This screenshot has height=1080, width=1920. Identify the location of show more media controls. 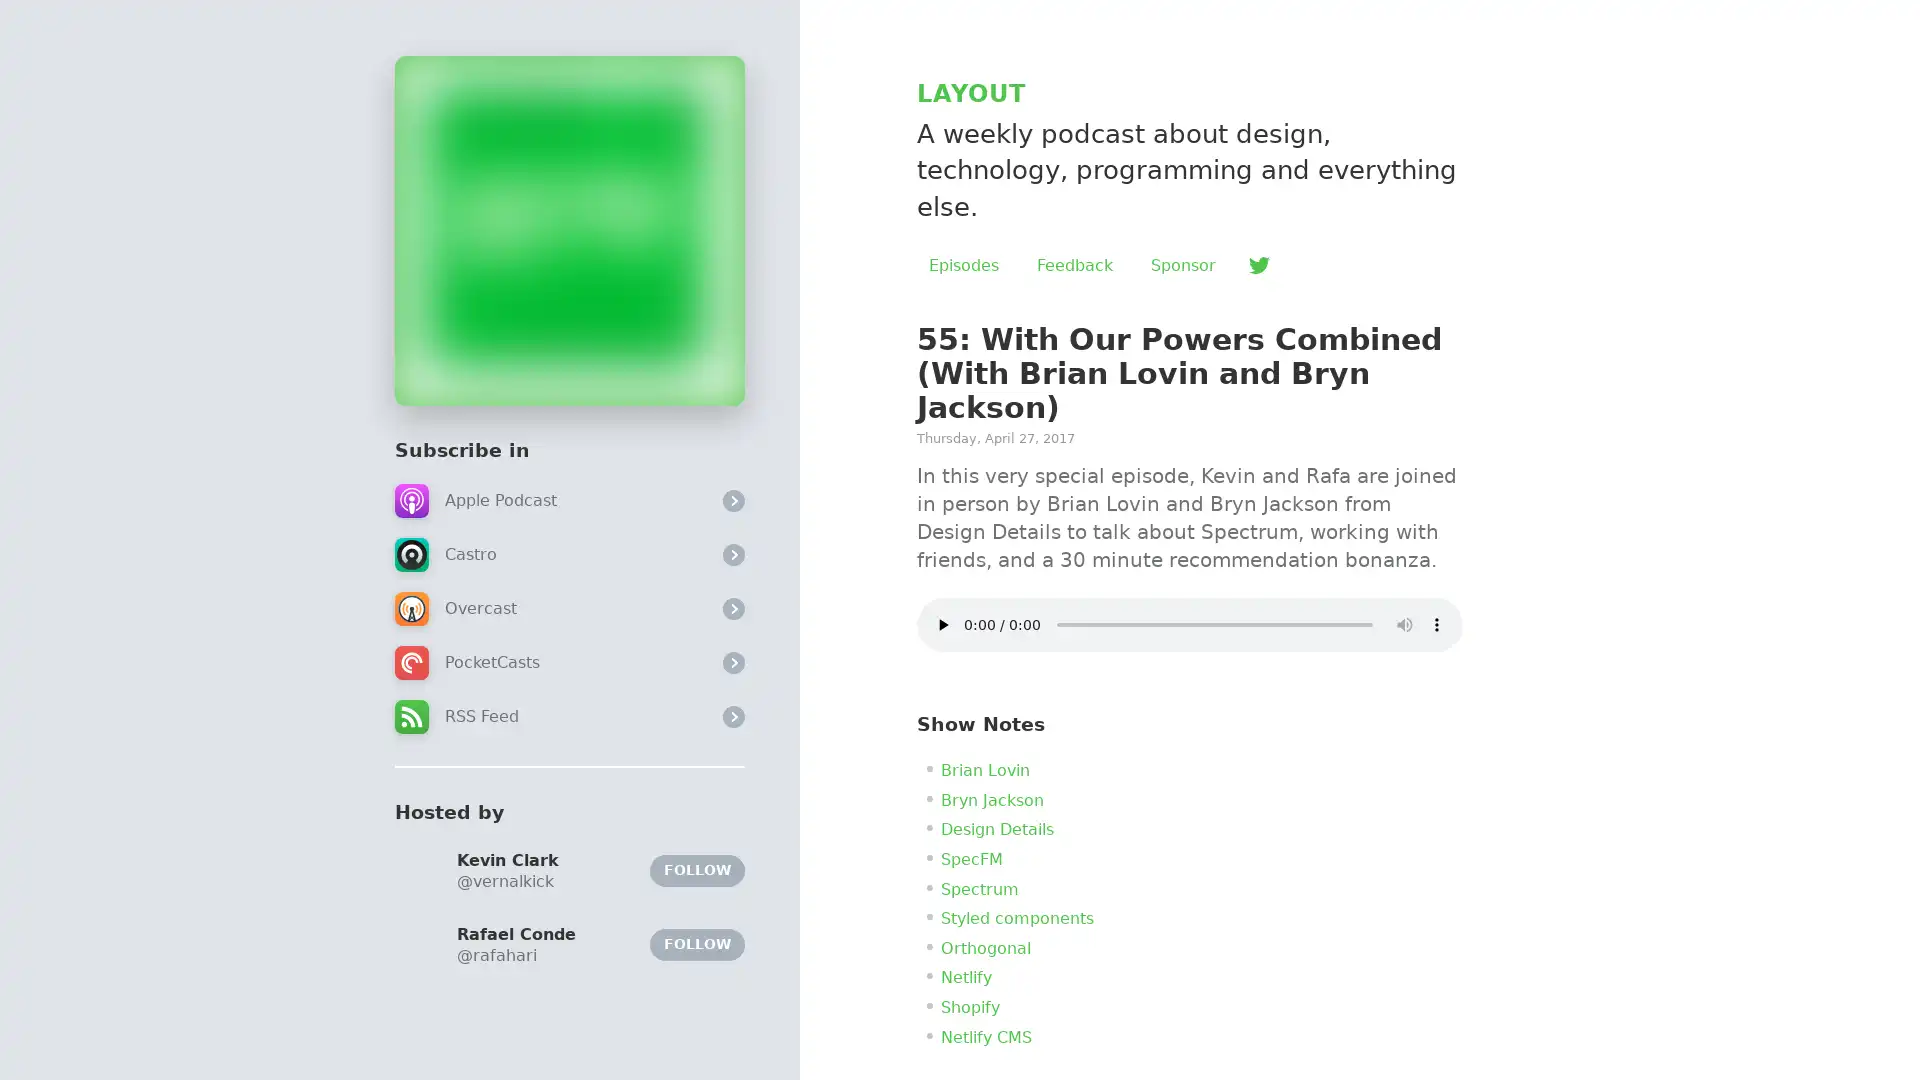
(1435, 623).